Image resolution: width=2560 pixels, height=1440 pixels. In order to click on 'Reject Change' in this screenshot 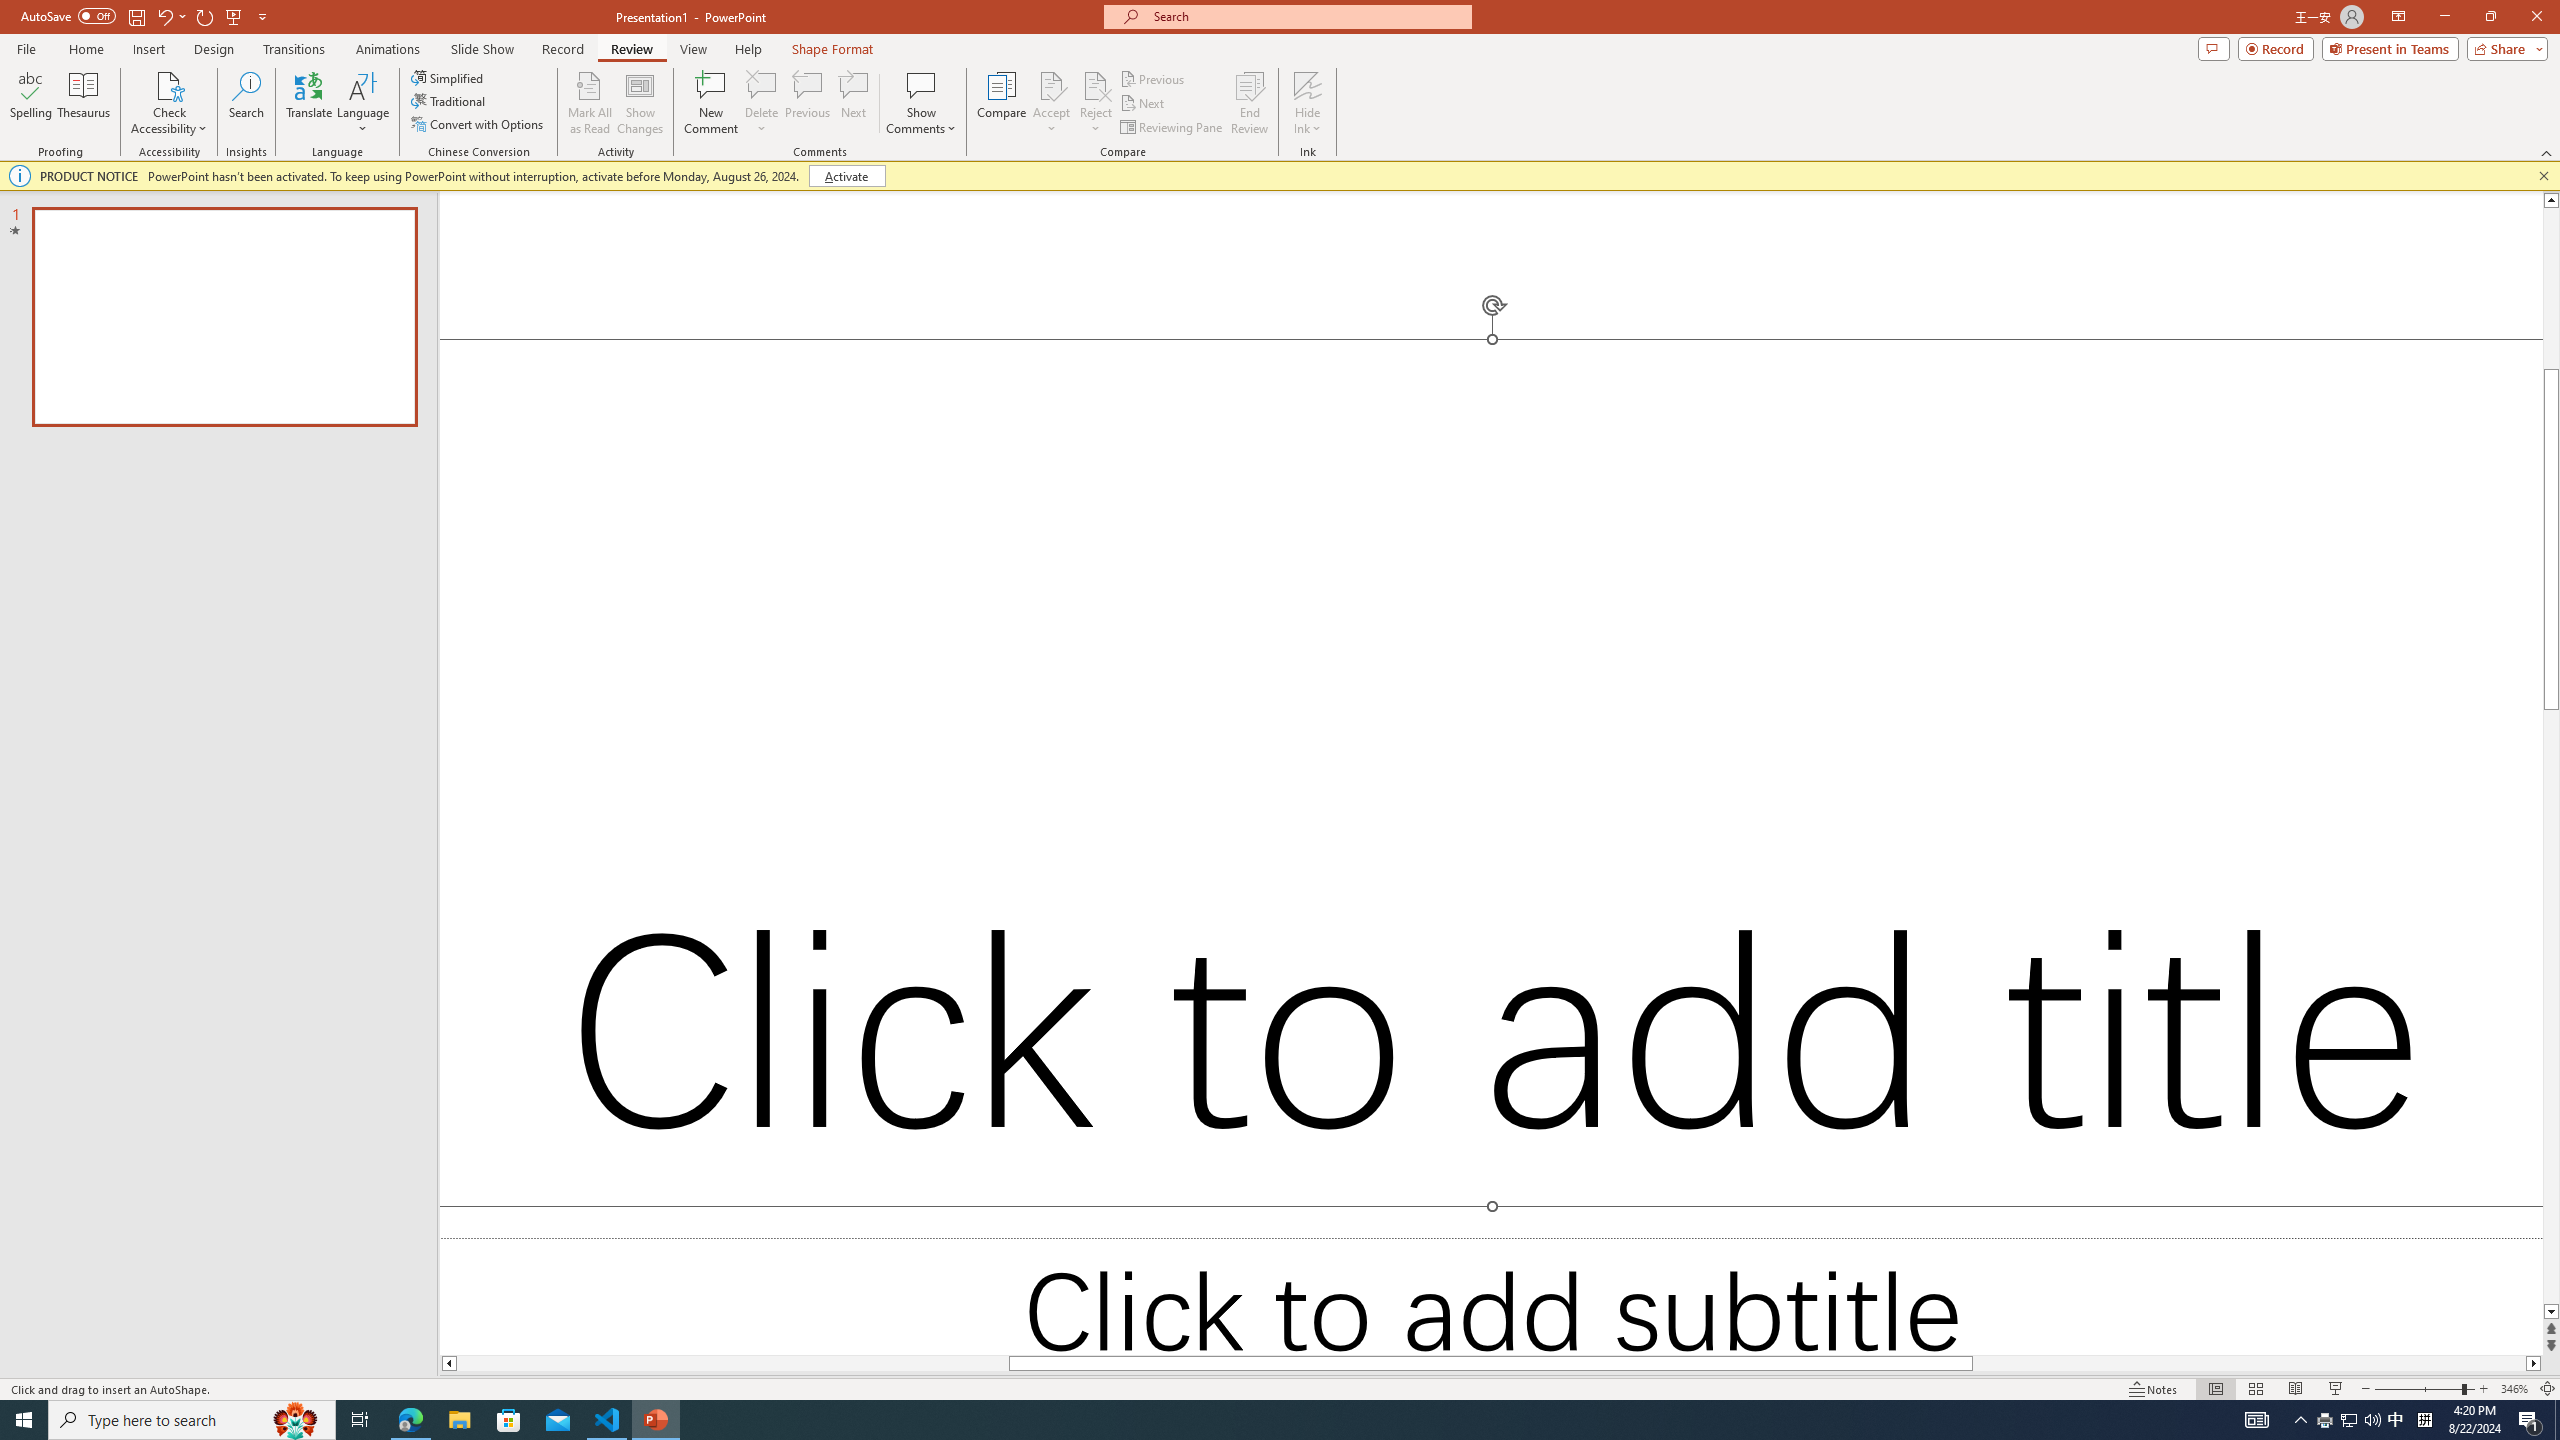, I will do `click(1094, 84)`.